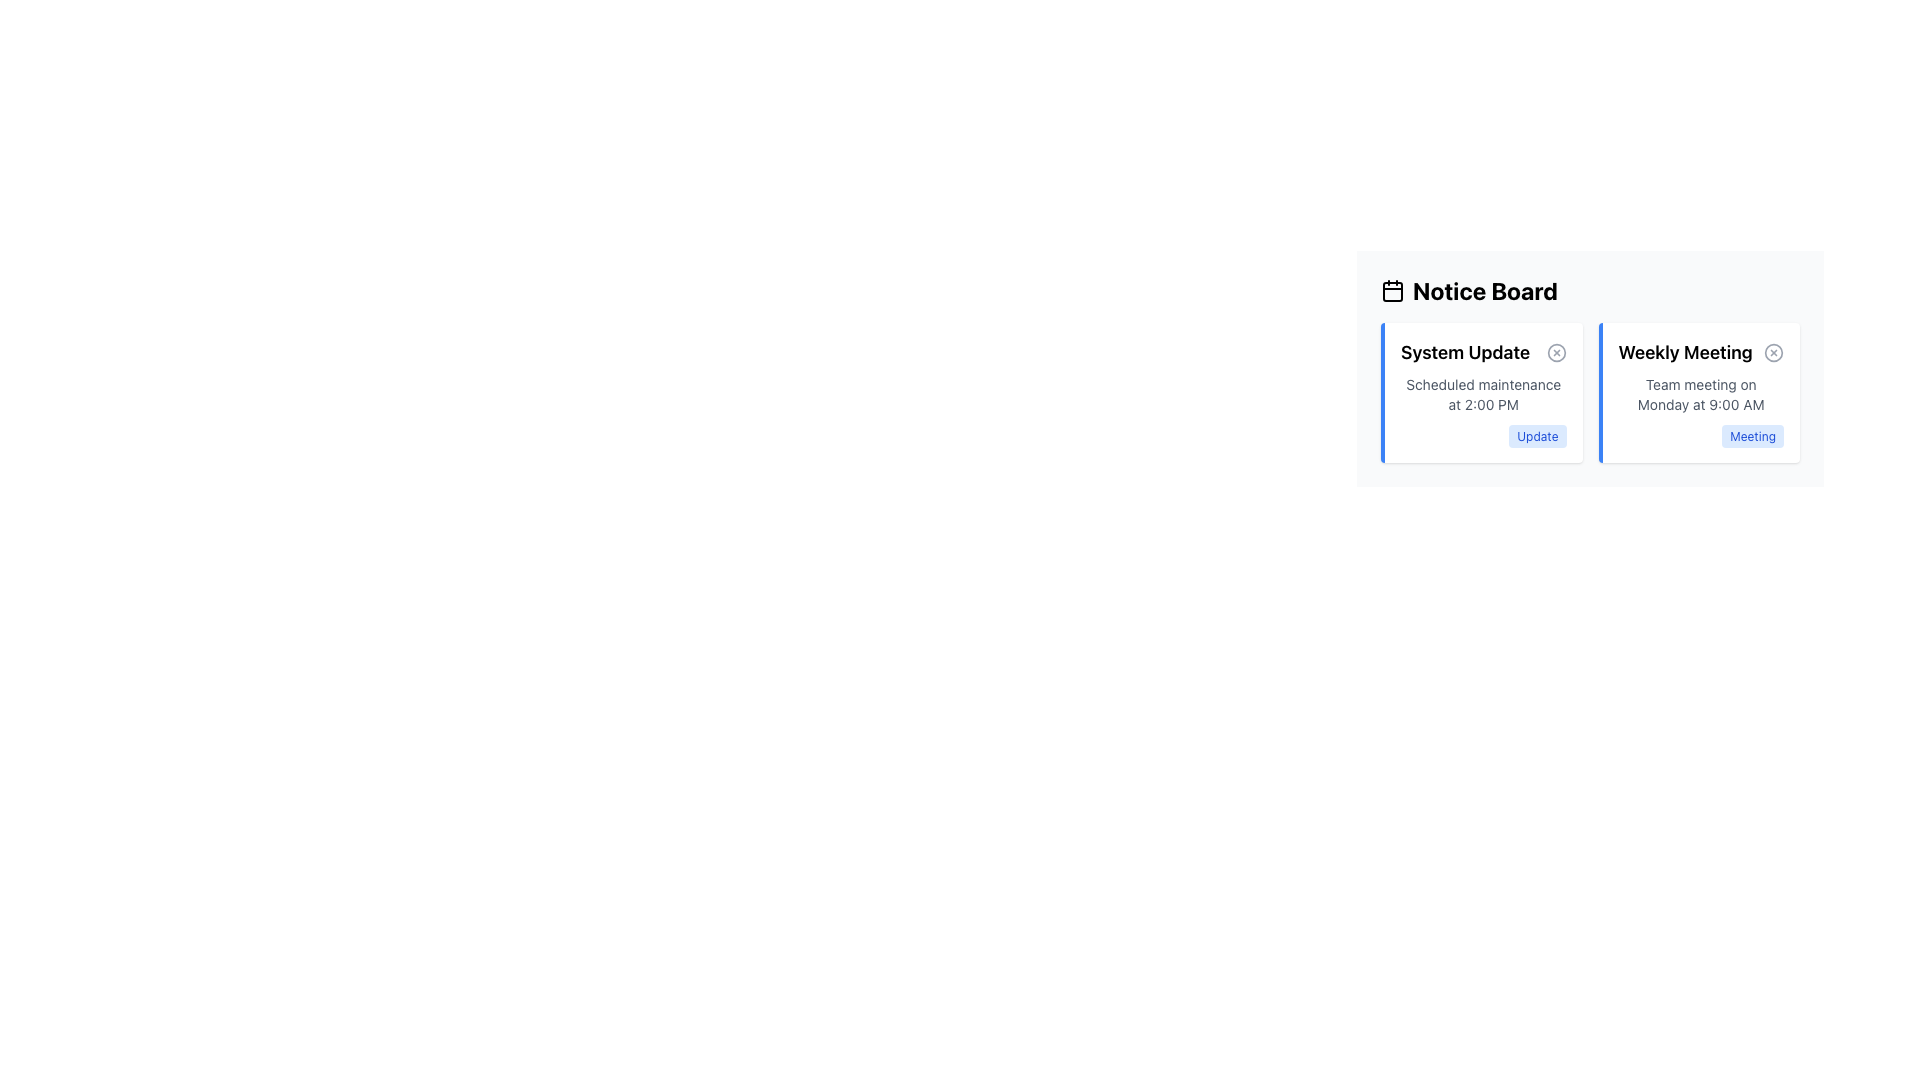 The height and width of the screenshot is (1080, 1920). What do you see at coordinates (1555, 352) in the screenshot?
I see `the circular graphic element within the cancel icon structure, located to the right of the 'System Update' text` at bounding box center [1555, 352].